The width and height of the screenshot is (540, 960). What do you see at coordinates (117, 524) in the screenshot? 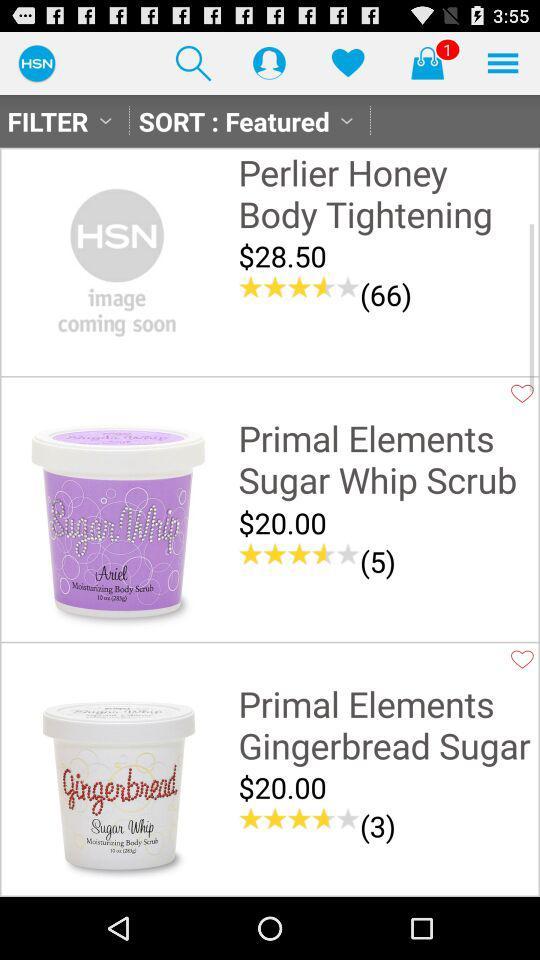
I see `the image which is left of primal elements sugar whip scrub` at bounding box center [117, 524].